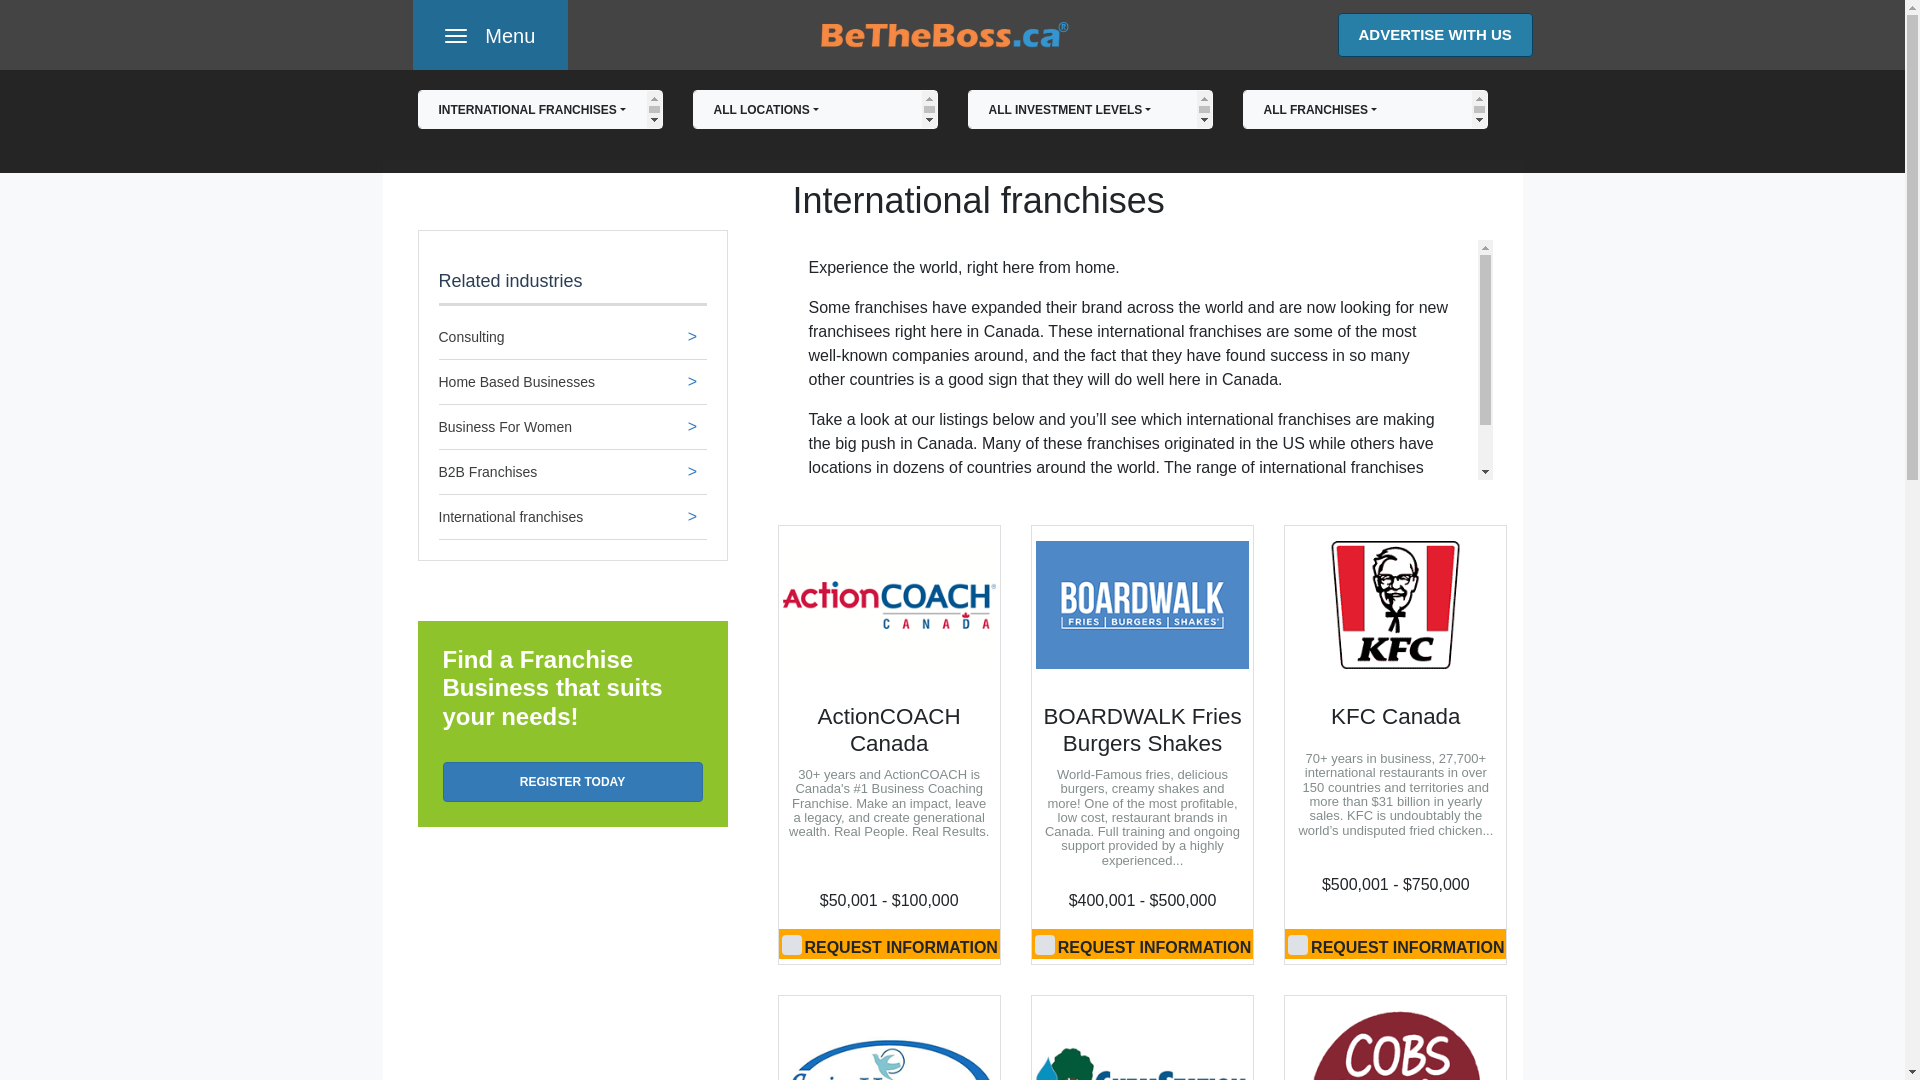 This screenshot has width=1920, height=1080. What do you see at coordinates (570, 431) in the screenshot?
I see `'Business For Women` at bounding box center [570, 431].